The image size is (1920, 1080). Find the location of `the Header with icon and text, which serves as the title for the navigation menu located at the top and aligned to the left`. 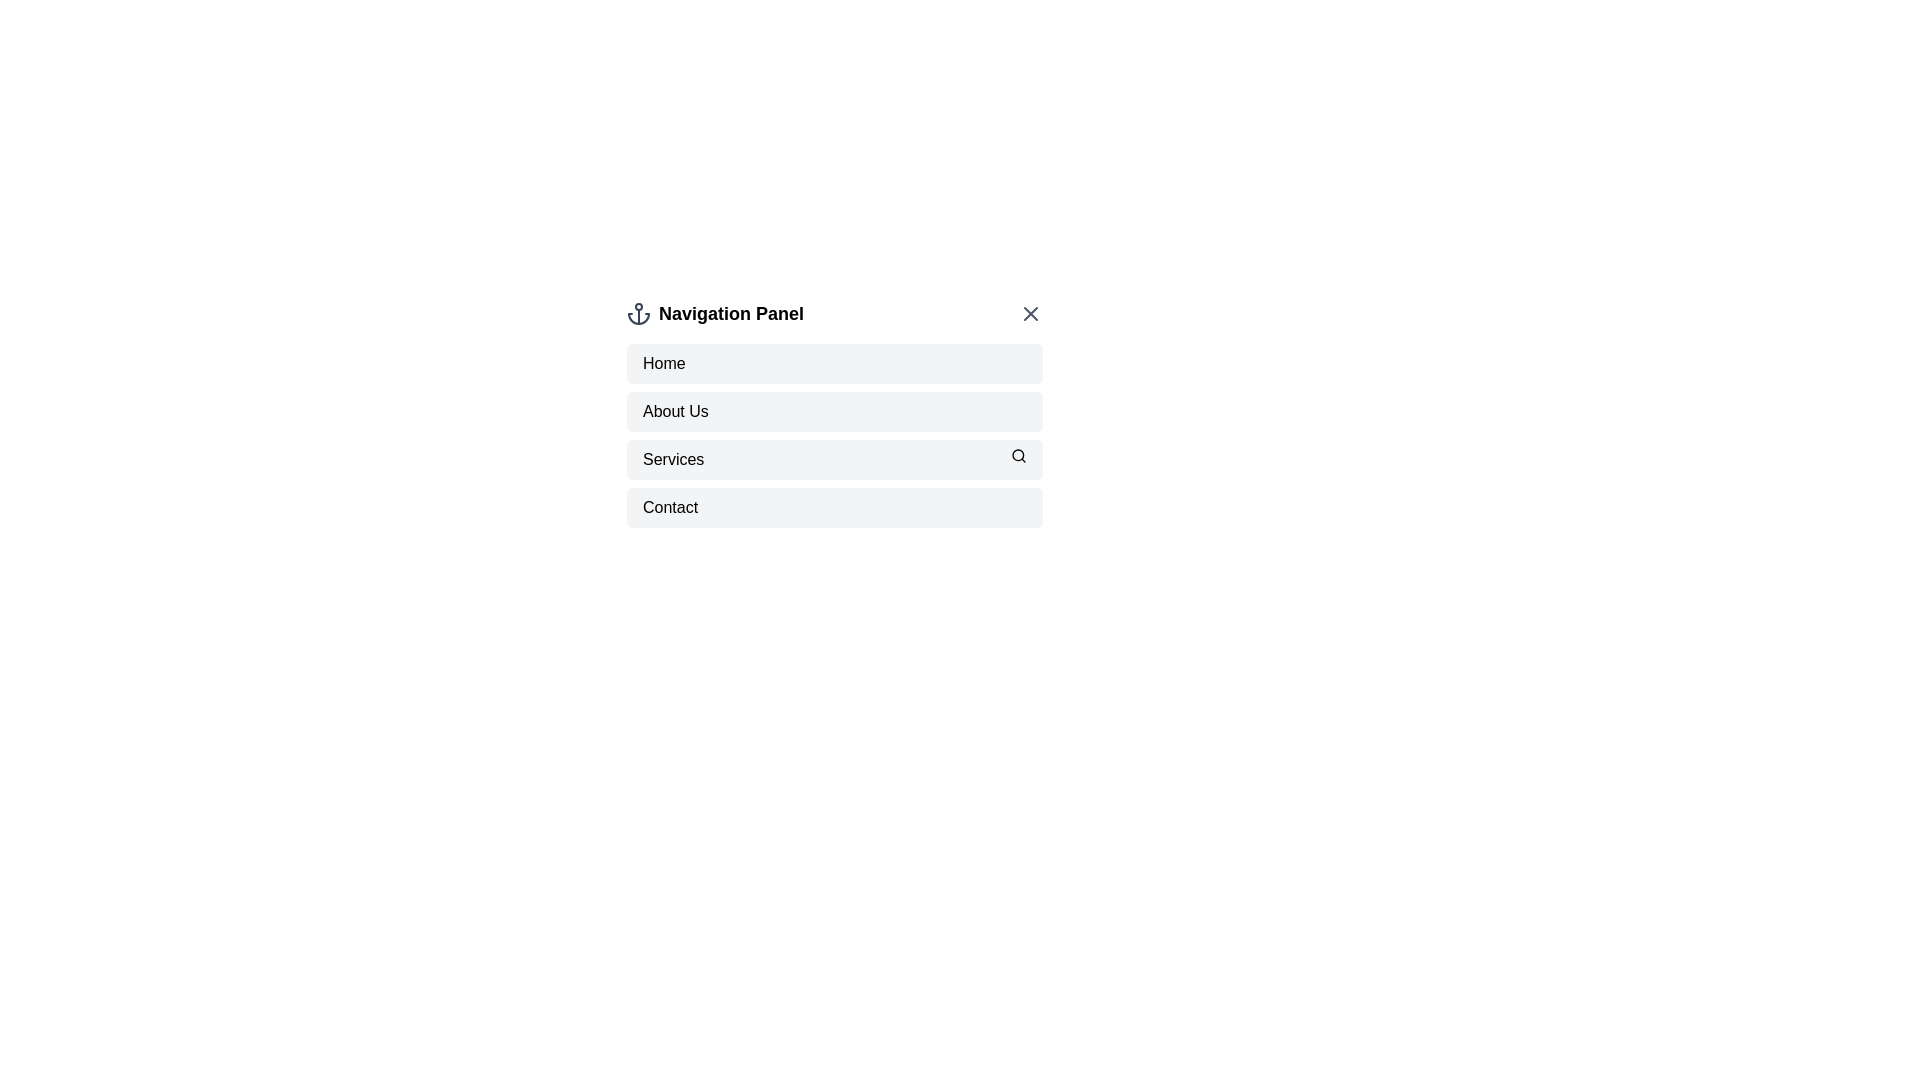

the Header with icon and text, which serves as the title for the navigation menu located at the top and aligned to the left is located at coordinates (715, 313).